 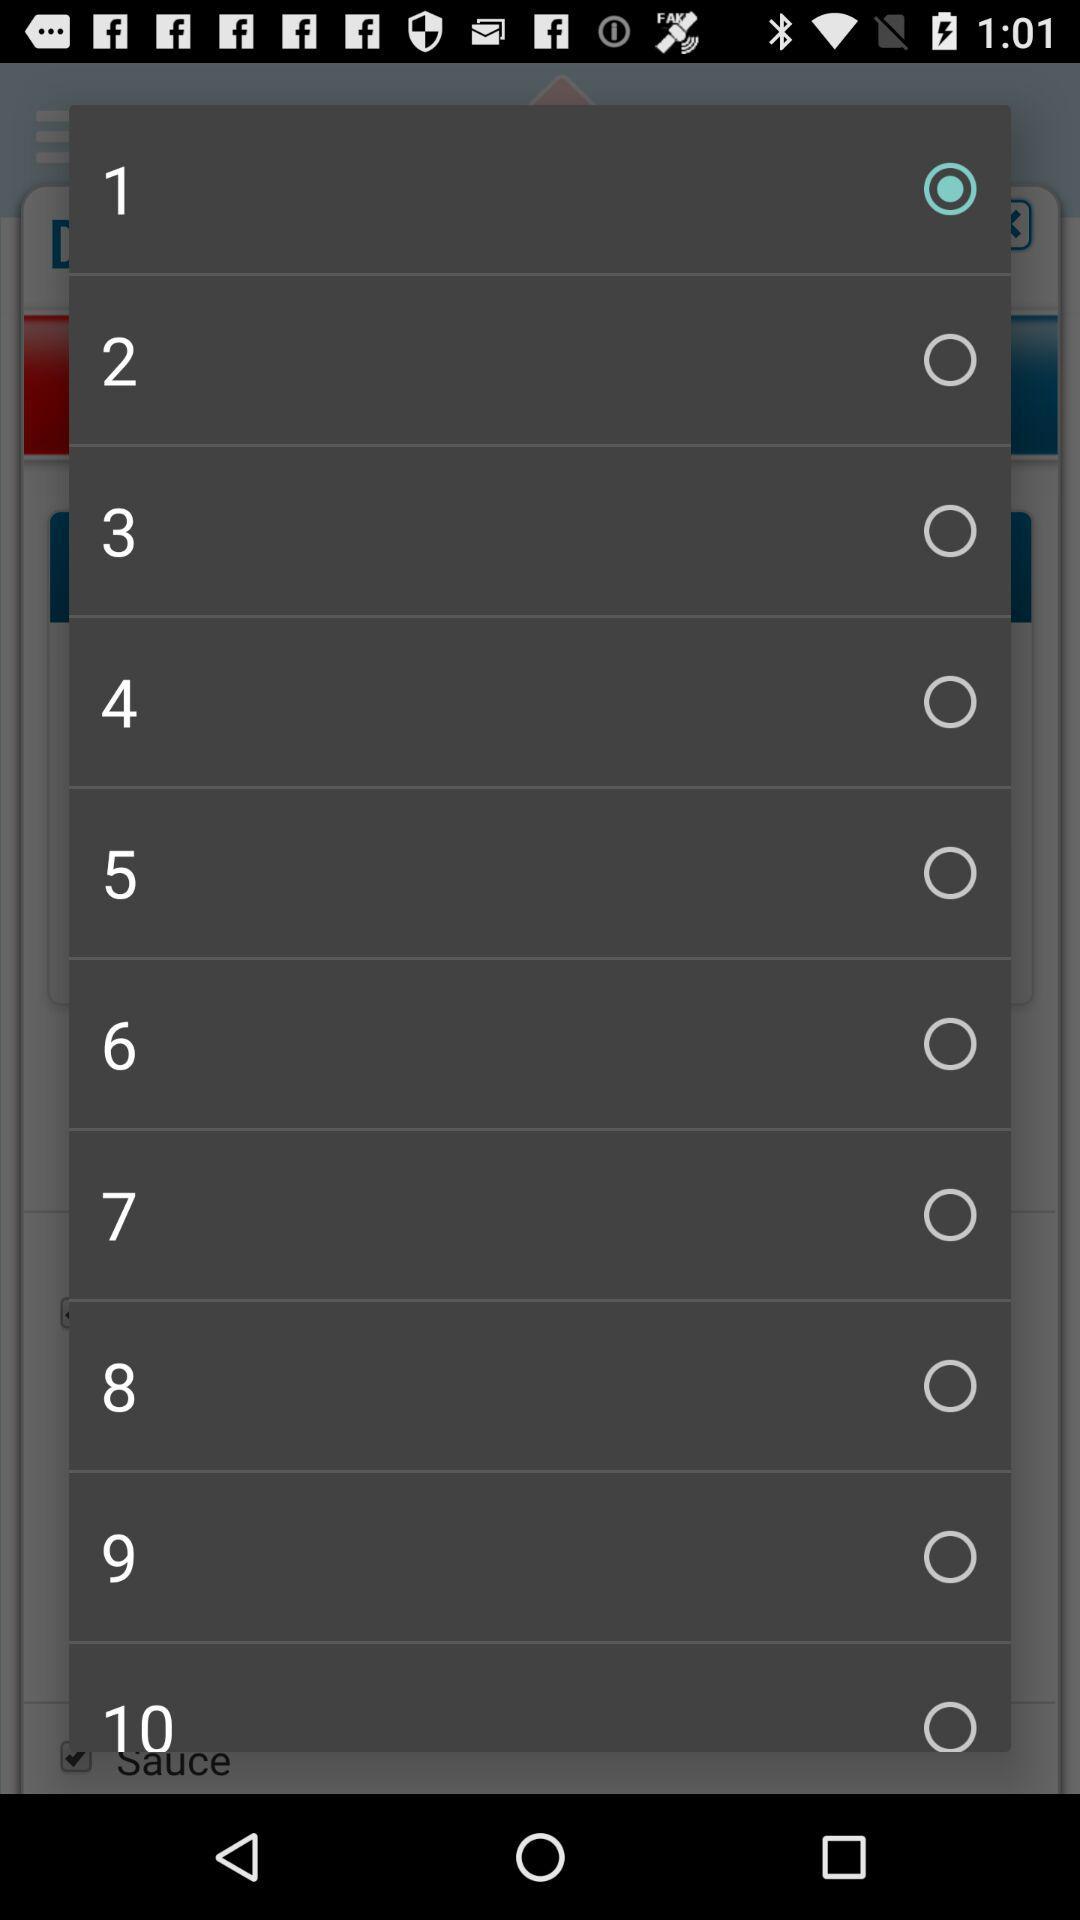 I want to click on the icon below 6, so click(x=540, y=1213).